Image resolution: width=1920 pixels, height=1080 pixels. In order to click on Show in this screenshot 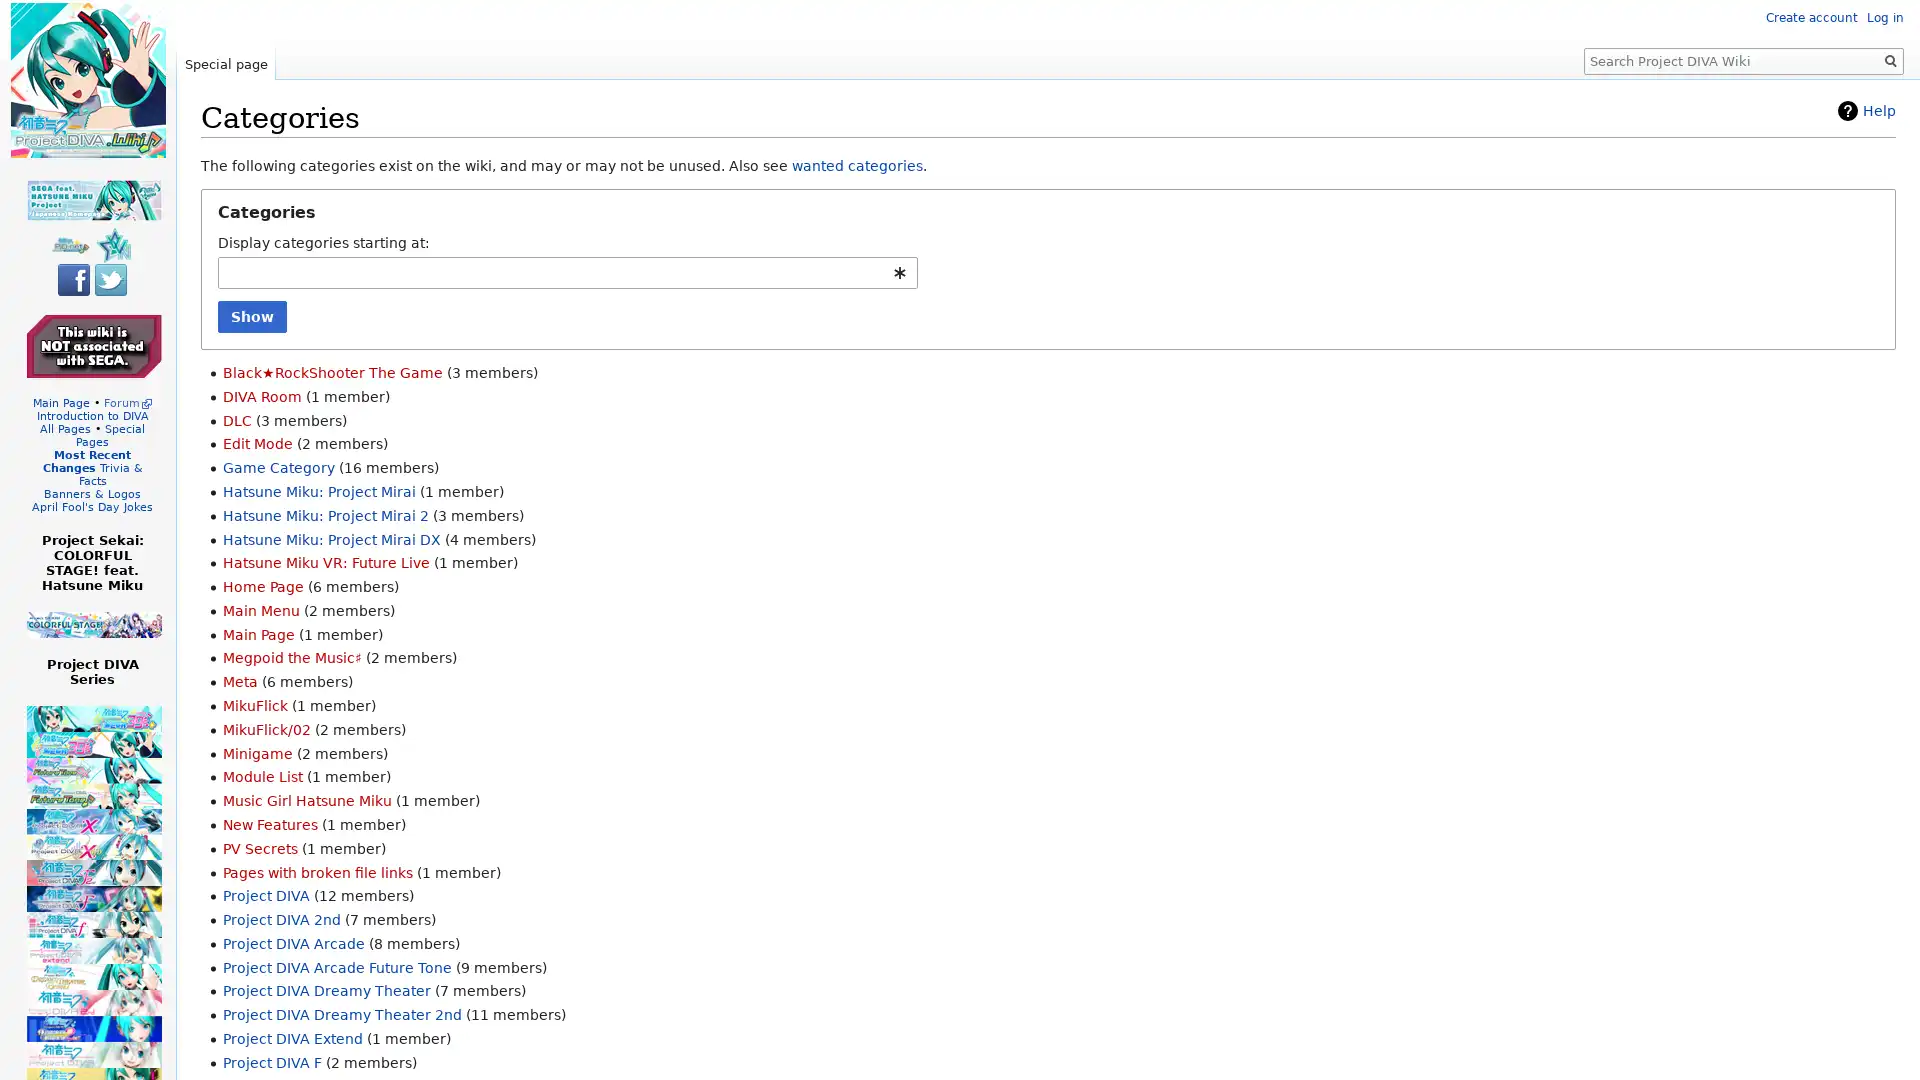, I will do `click(251, 315)`.